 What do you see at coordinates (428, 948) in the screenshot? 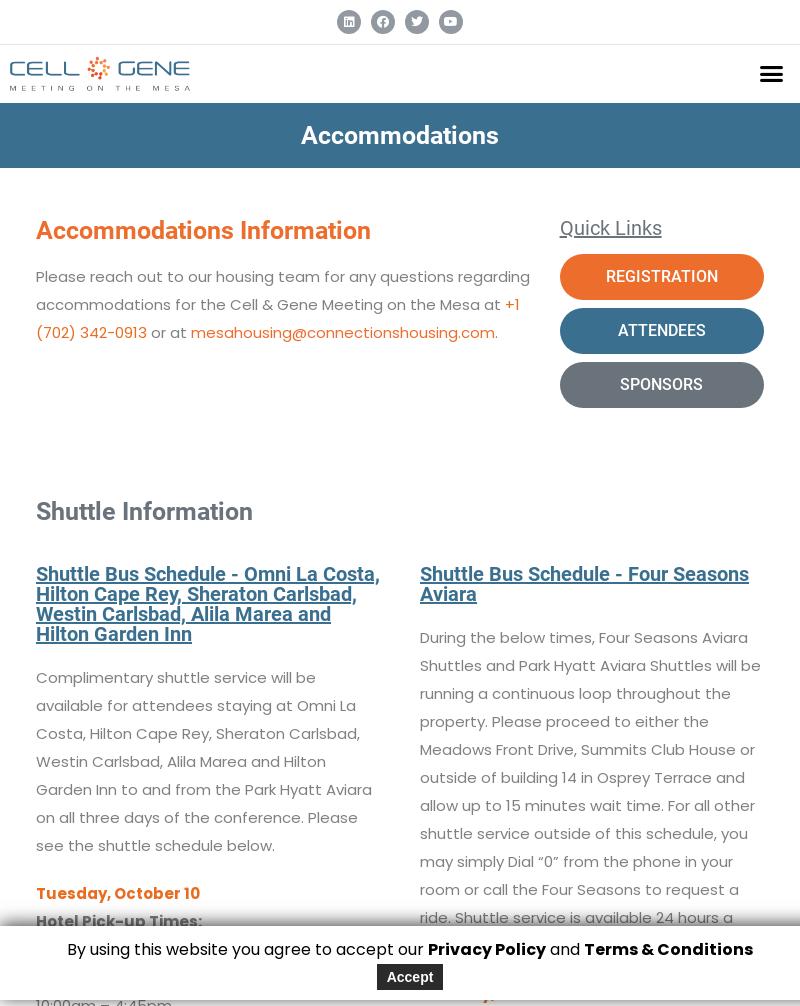
I see `'Privacy Policy'` at bounding box center [428, 948].